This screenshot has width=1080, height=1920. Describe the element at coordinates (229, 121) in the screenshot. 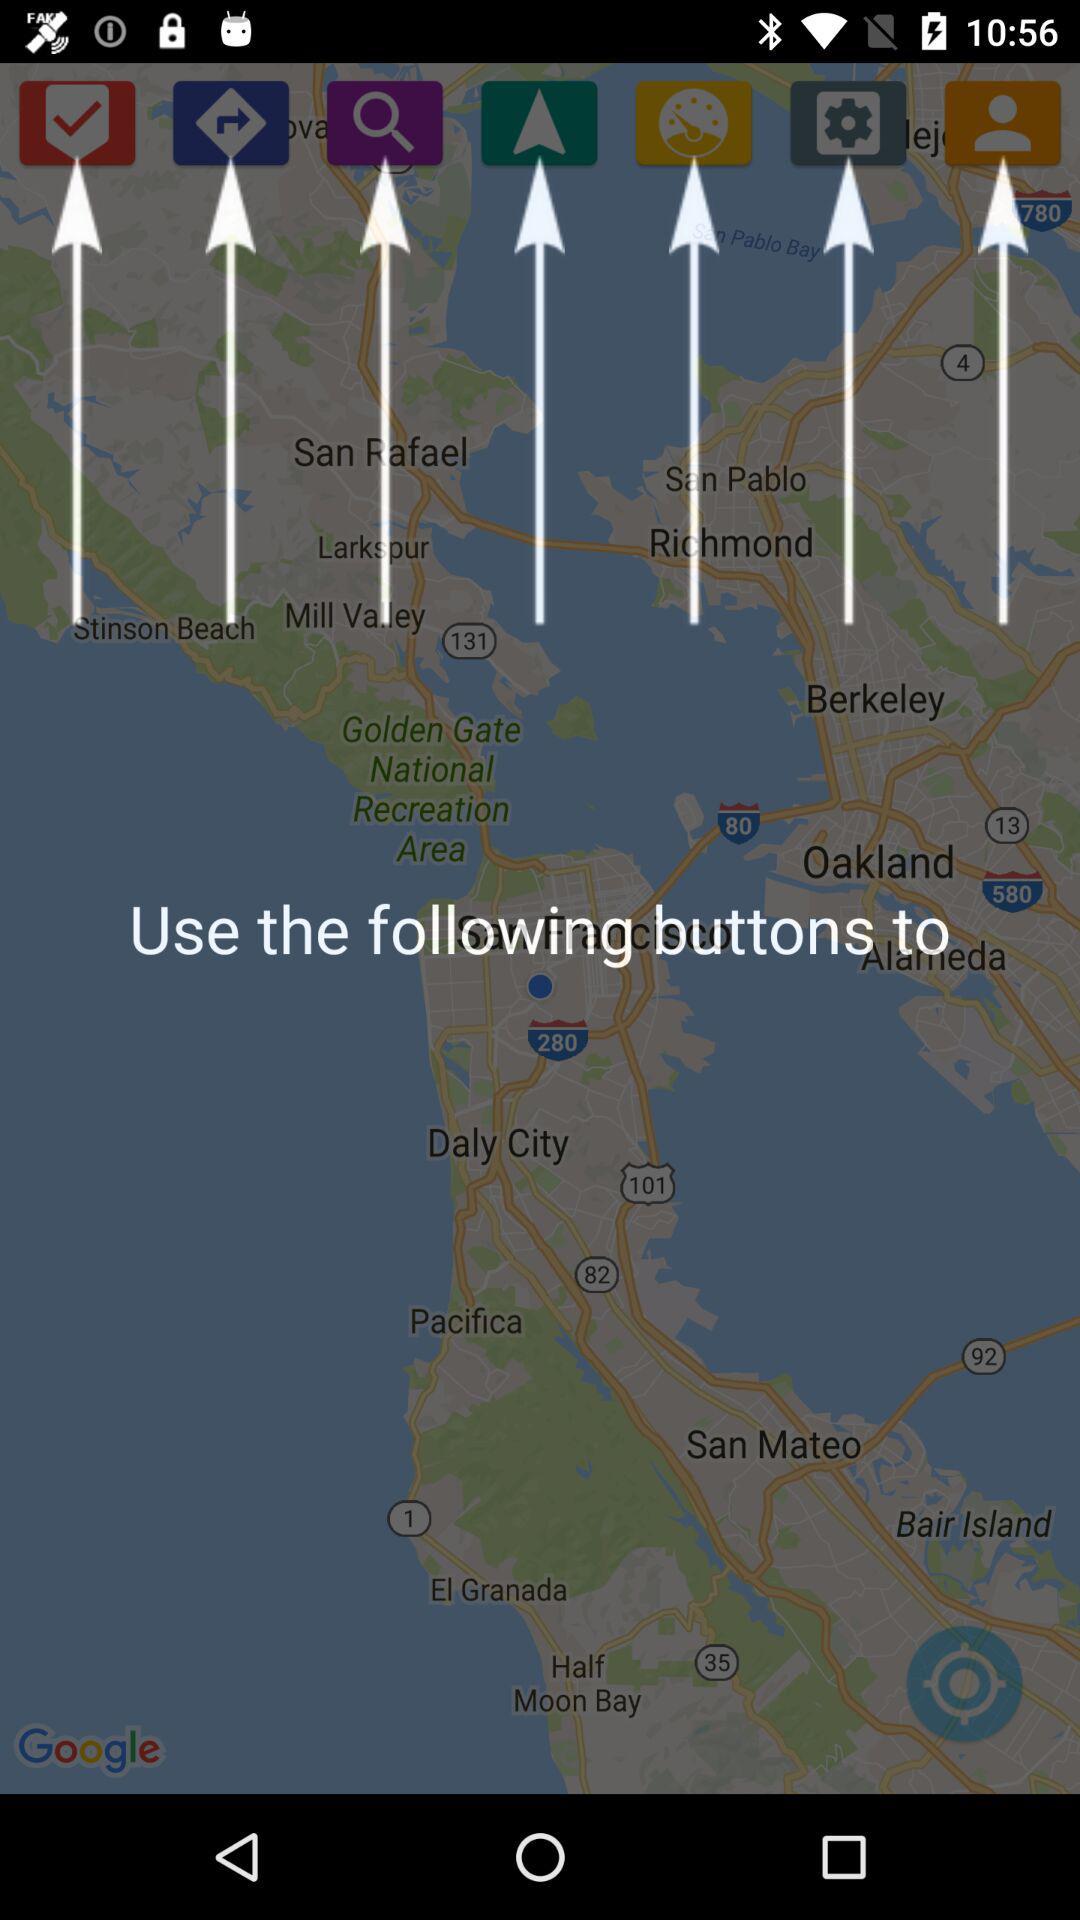

I see `one way` at that location.